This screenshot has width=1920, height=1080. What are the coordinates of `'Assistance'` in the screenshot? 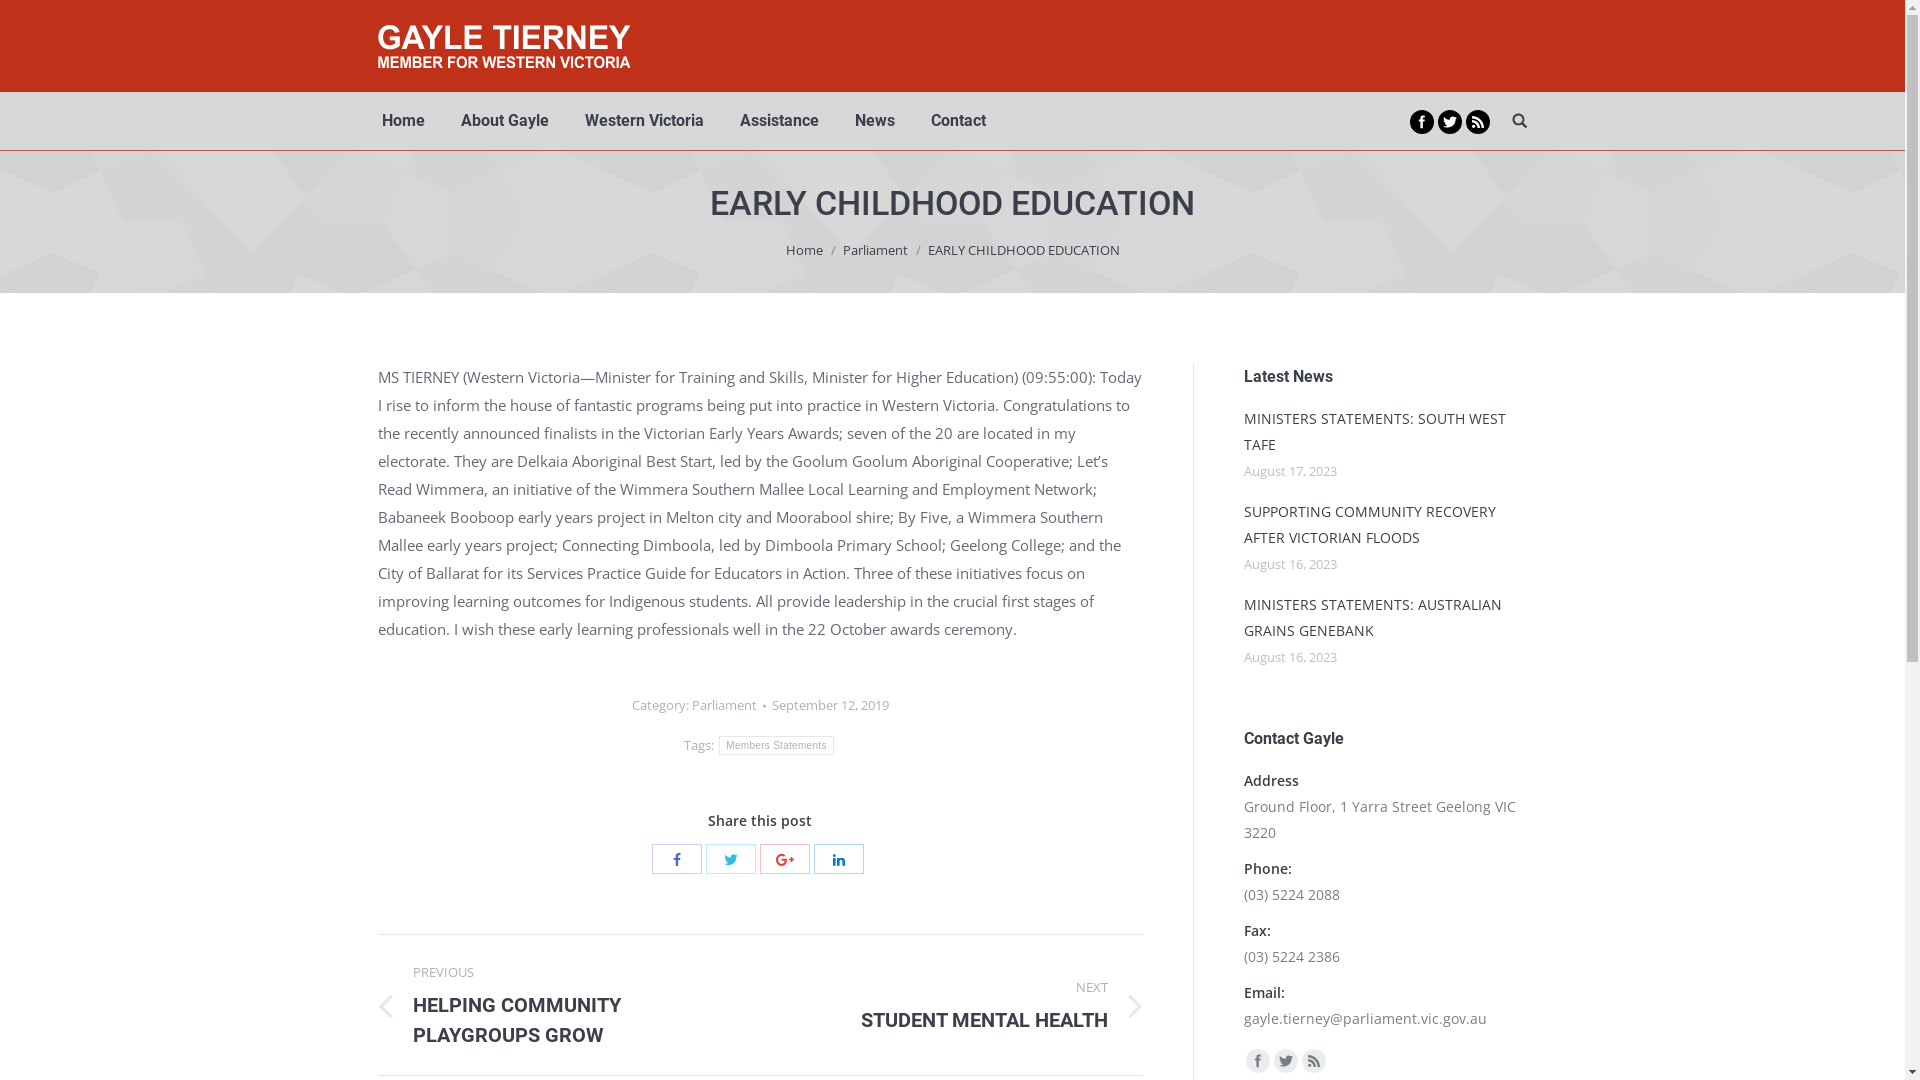 It's located at (734, 120).